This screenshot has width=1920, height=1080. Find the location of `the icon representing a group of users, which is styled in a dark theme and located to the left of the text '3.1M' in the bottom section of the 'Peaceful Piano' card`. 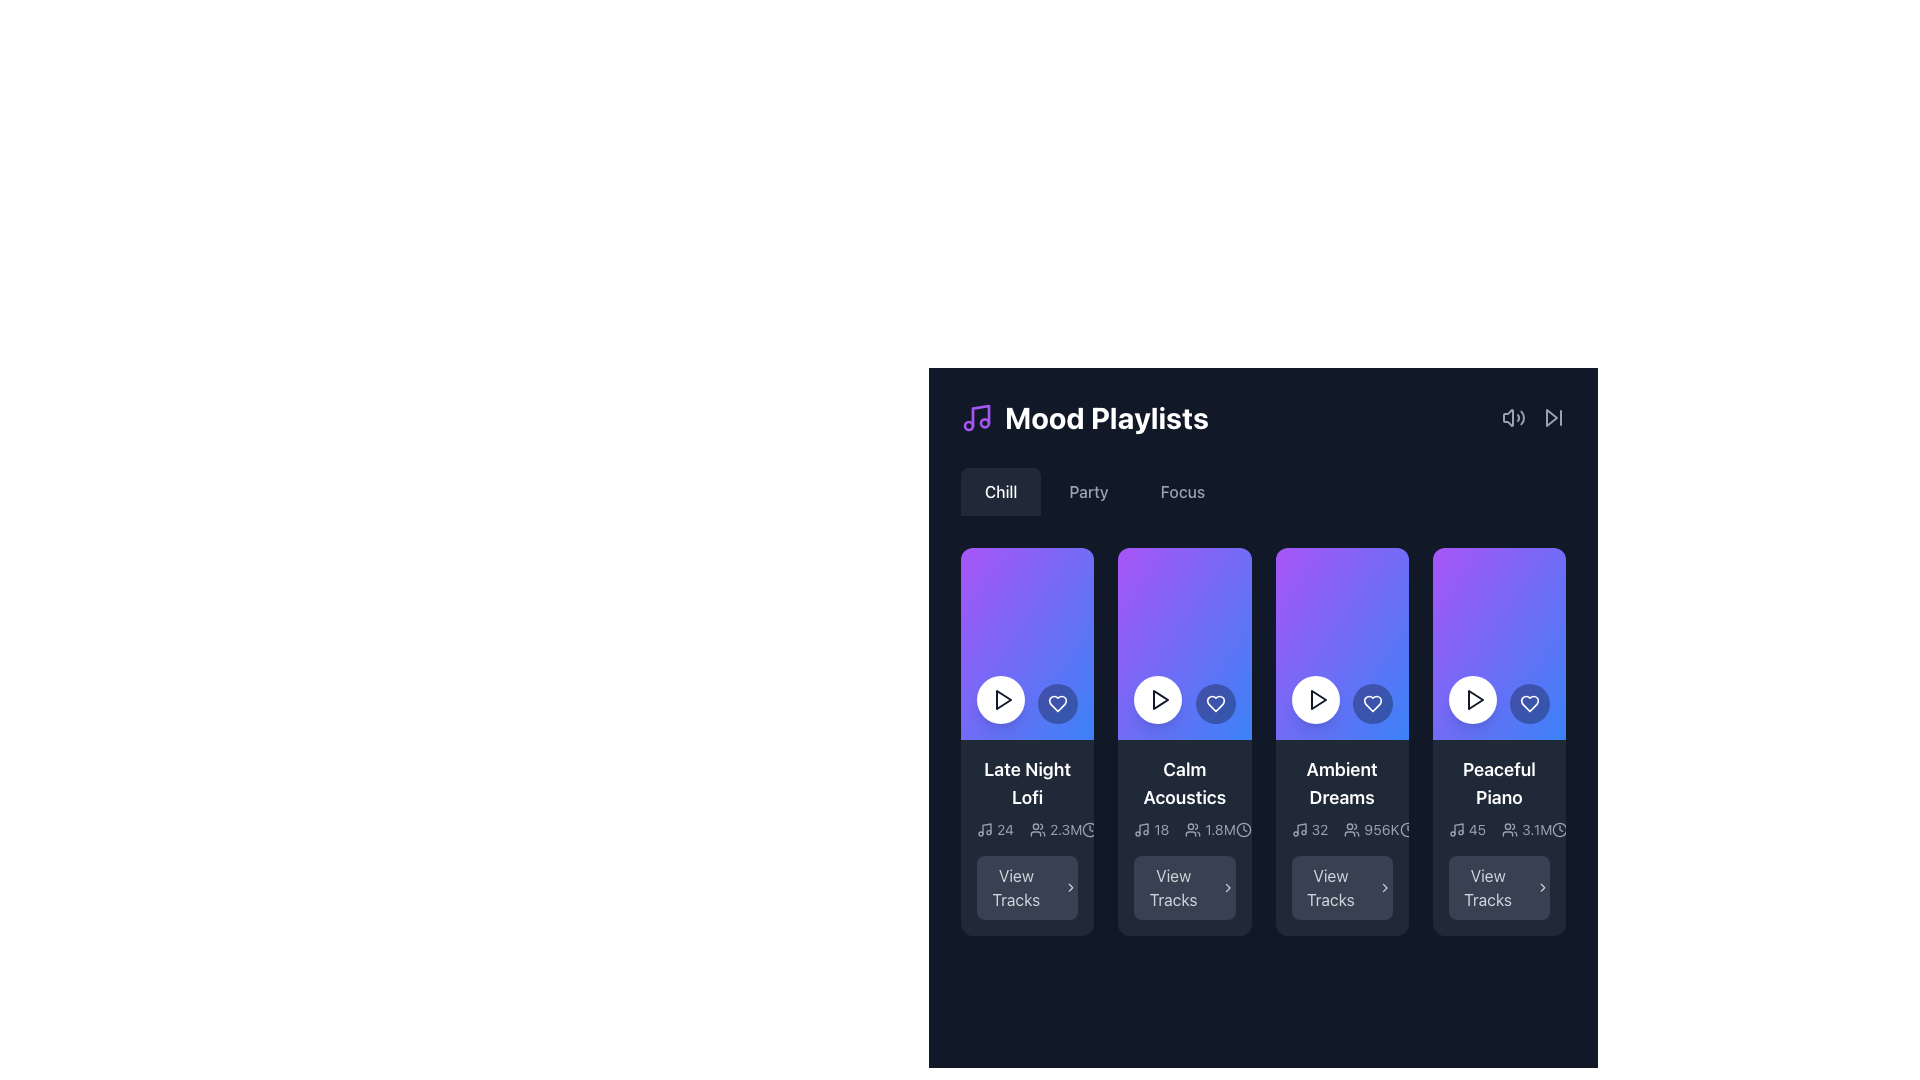

the icon representing a group of users, which is styled in a dark theme and located to the left of the text '3.1M' in the bottom section of the 'Peaceful Piano' card is located at coordinates (1510, 829).